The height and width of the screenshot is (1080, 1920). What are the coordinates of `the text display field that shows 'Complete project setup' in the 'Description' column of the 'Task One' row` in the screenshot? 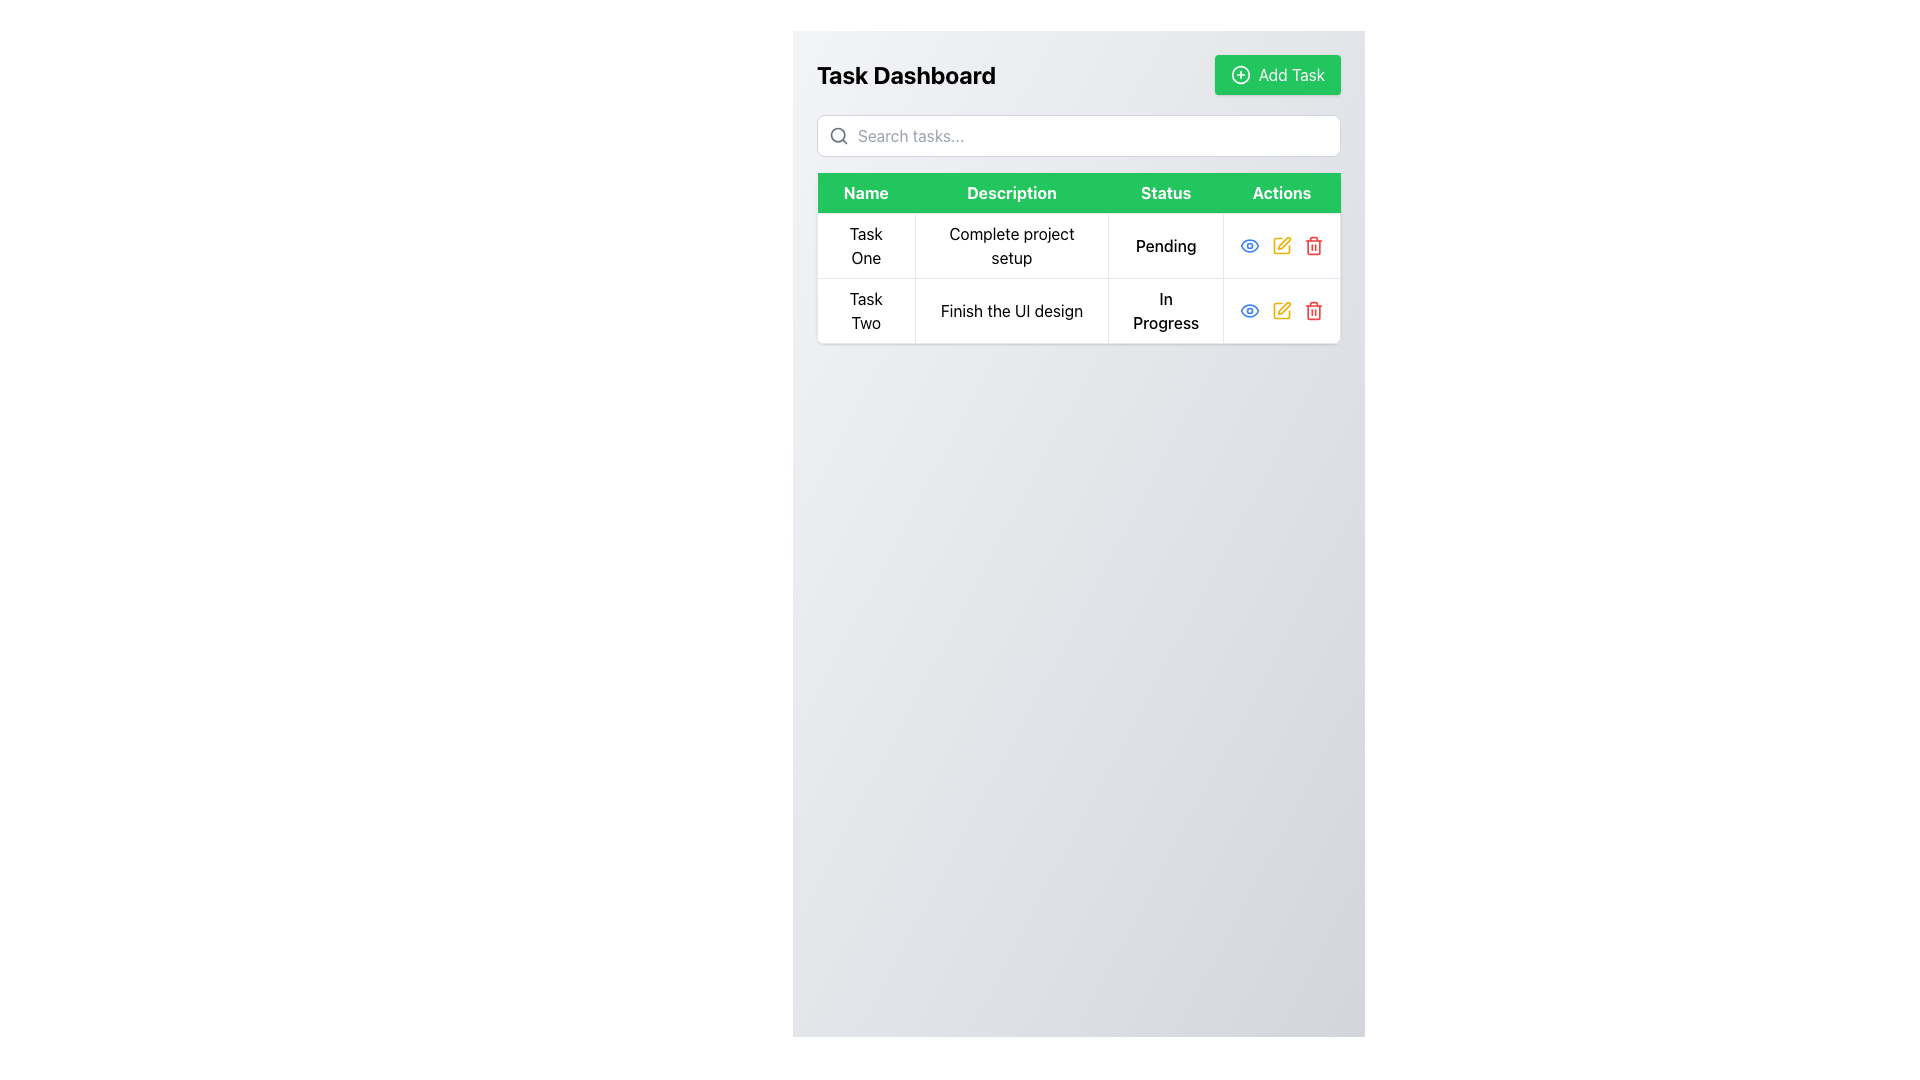 It's located at (1012, 245).